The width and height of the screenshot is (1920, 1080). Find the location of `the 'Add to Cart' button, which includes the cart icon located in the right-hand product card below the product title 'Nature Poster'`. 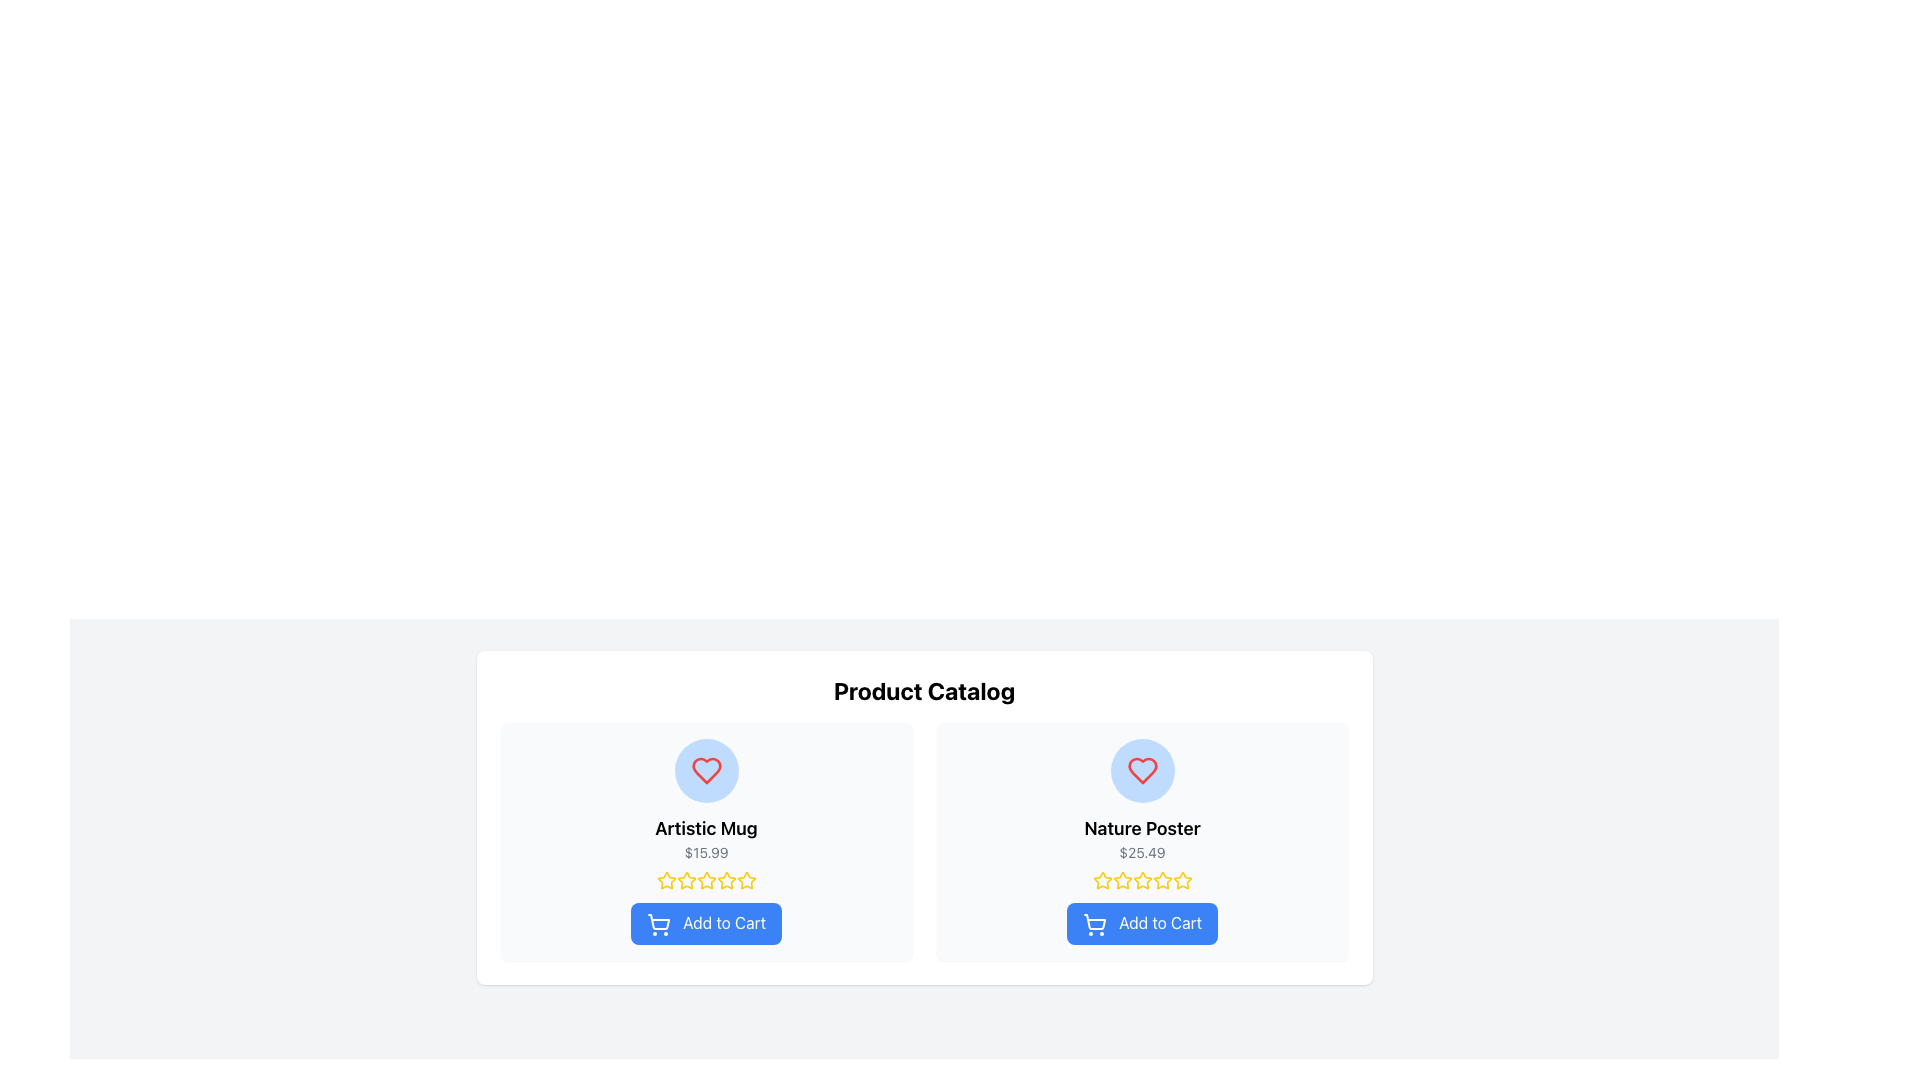

the 'Add to Cart' button, which includes the cart icon located in the right-hand product card below the product title 'Nature Poster' is located at coordinates (1093, 921).